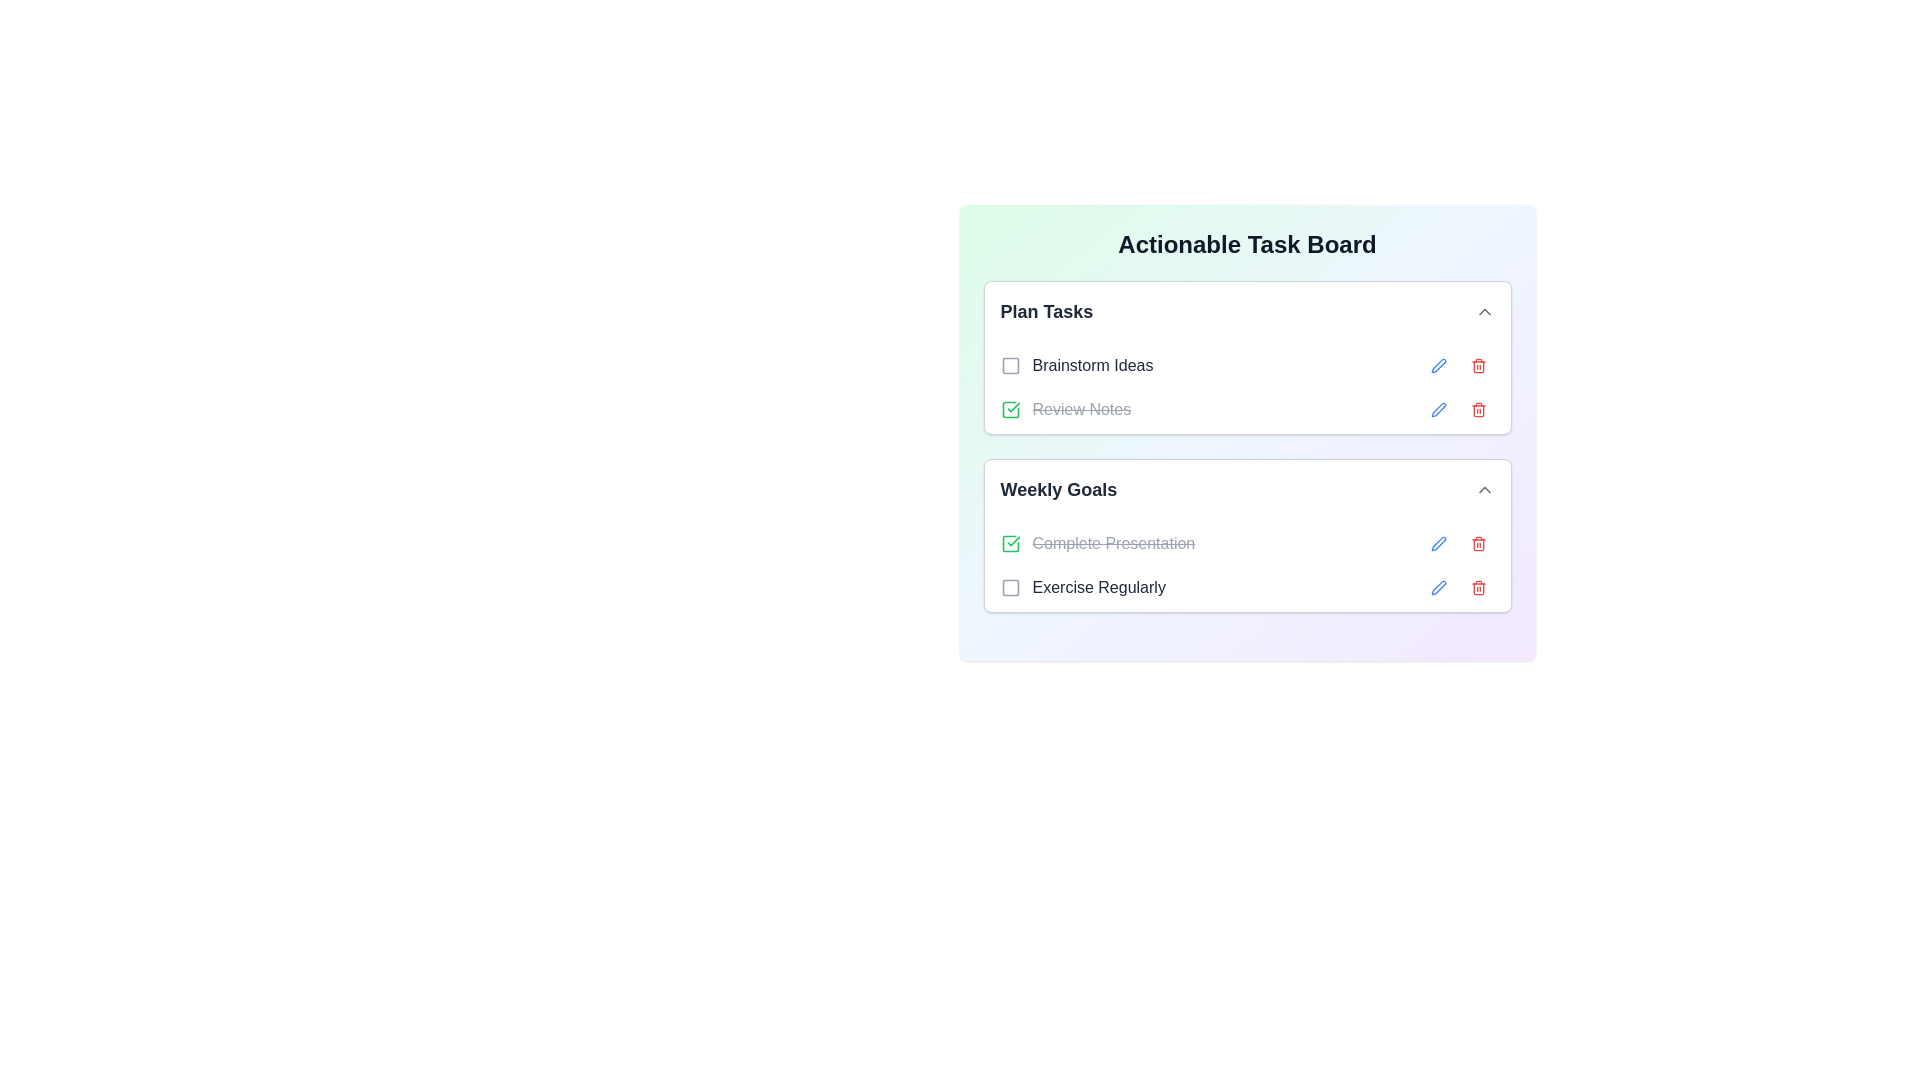 The image size is (1920, 1080). Describe the element at coordinates (1478, 586) in the screenshot. I see `the delete icon button located to the right of the last task under the 'Weekly Goals' section` at that location.